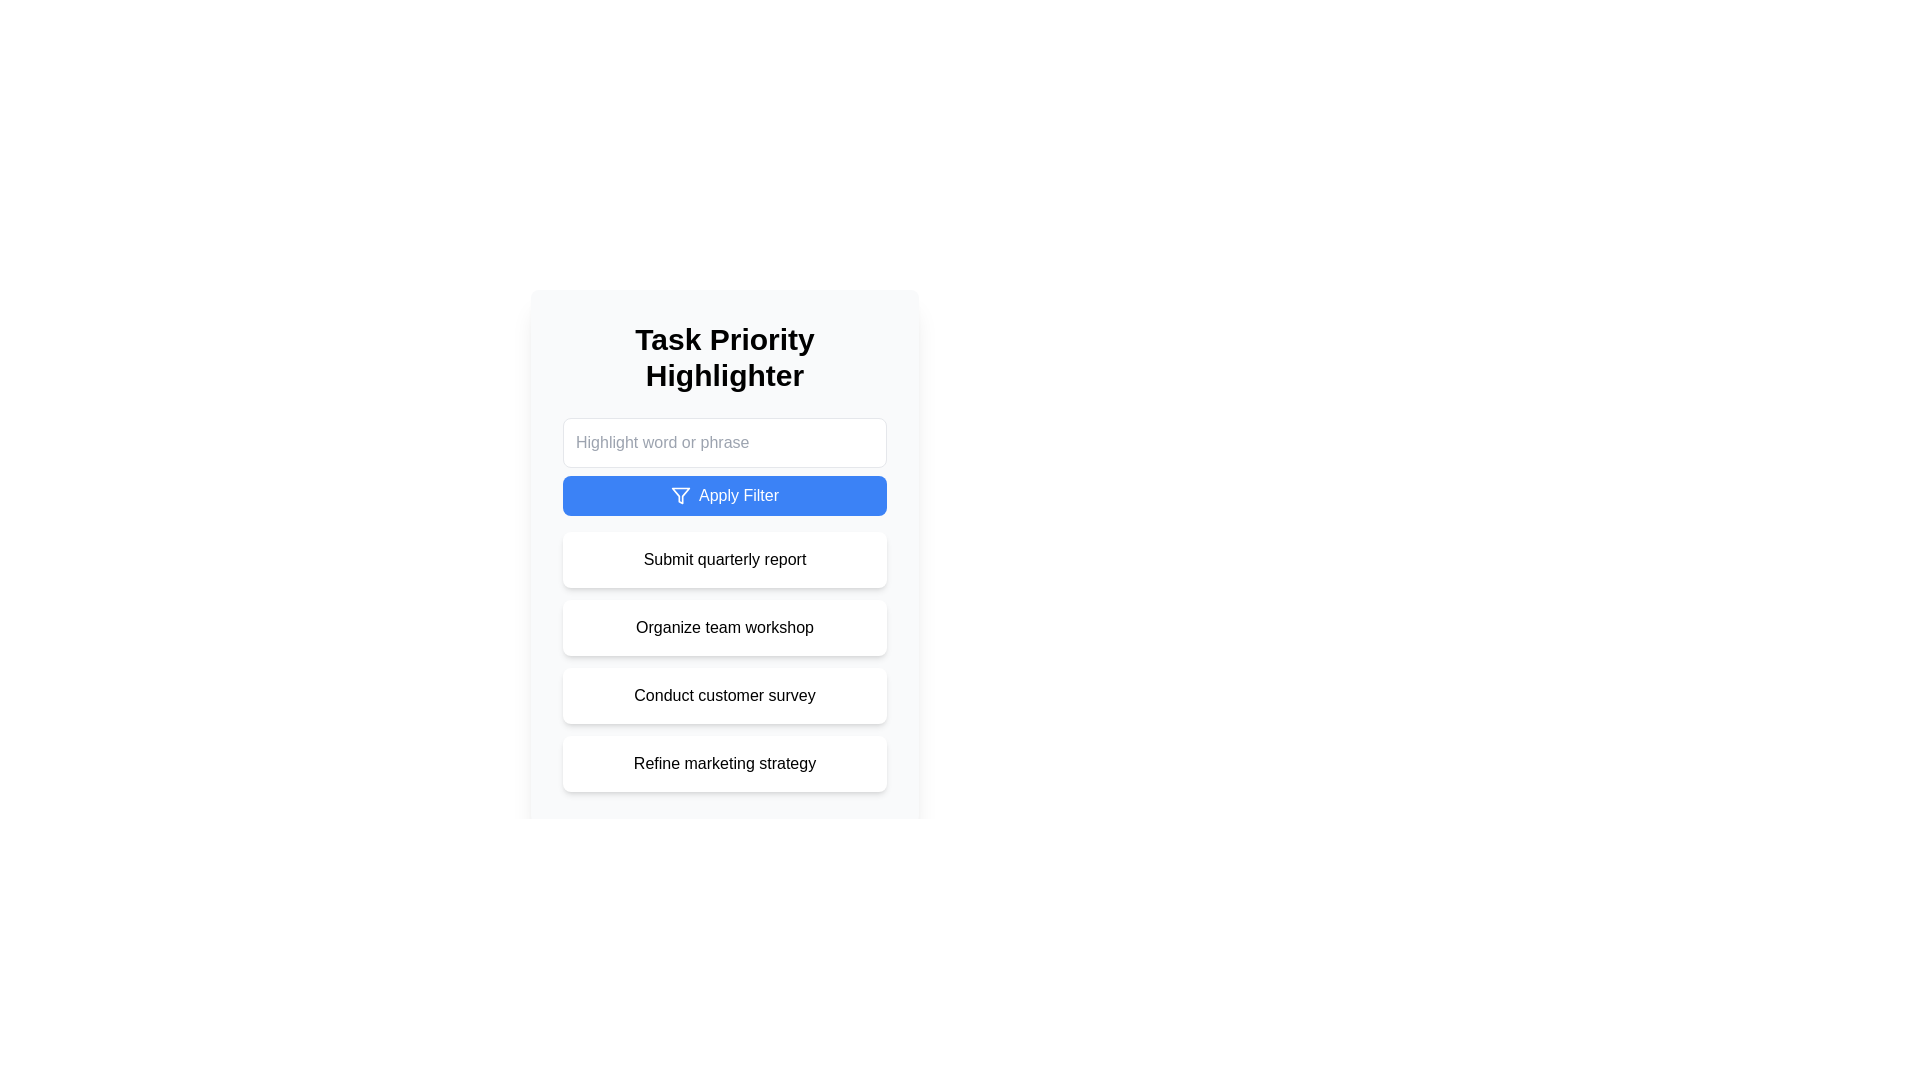  What do you see at coordinates (723, 495) in the screenshot?
I see `the filter button located below the text input field with the placeholder 'Highlight word or phrase' to observe its hover state` at bounding box center [723, 495].